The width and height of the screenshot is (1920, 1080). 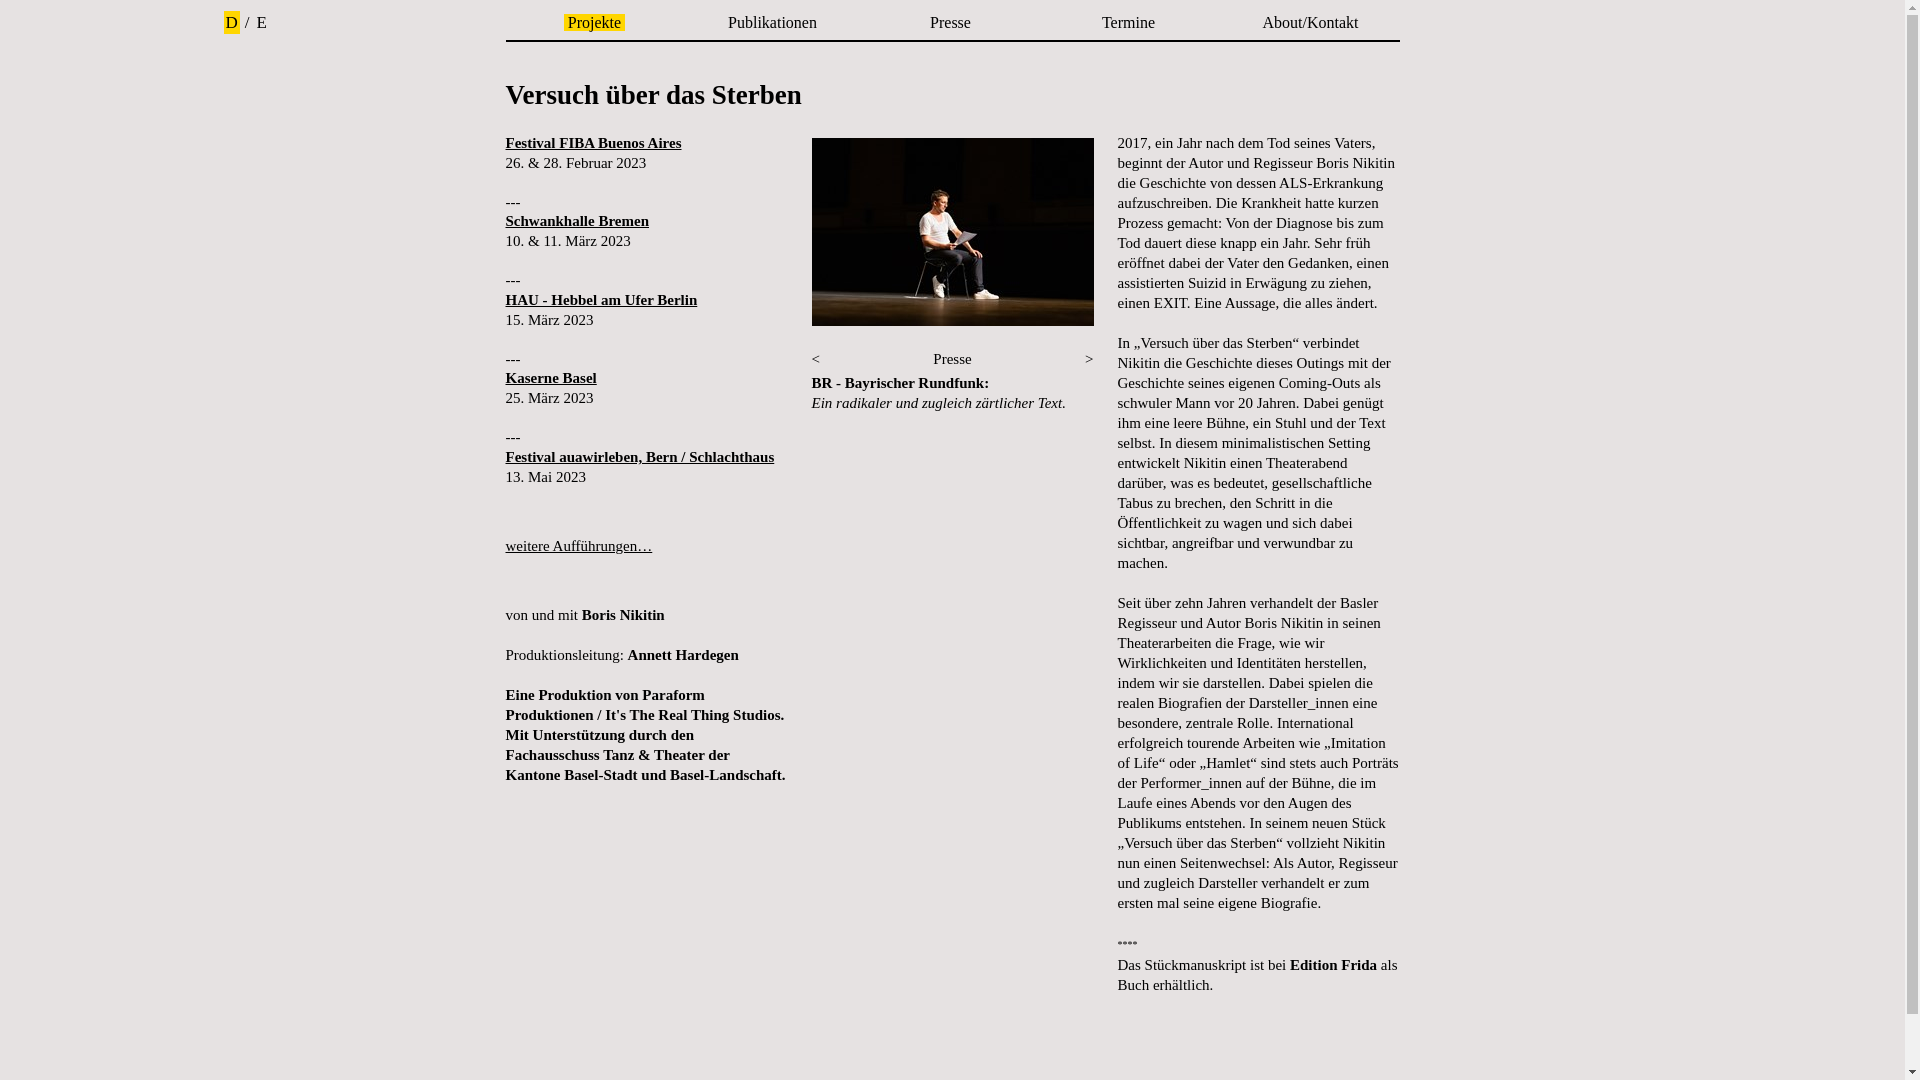 I want to click on 'Edition Frida', so click(x=1333, y=963).